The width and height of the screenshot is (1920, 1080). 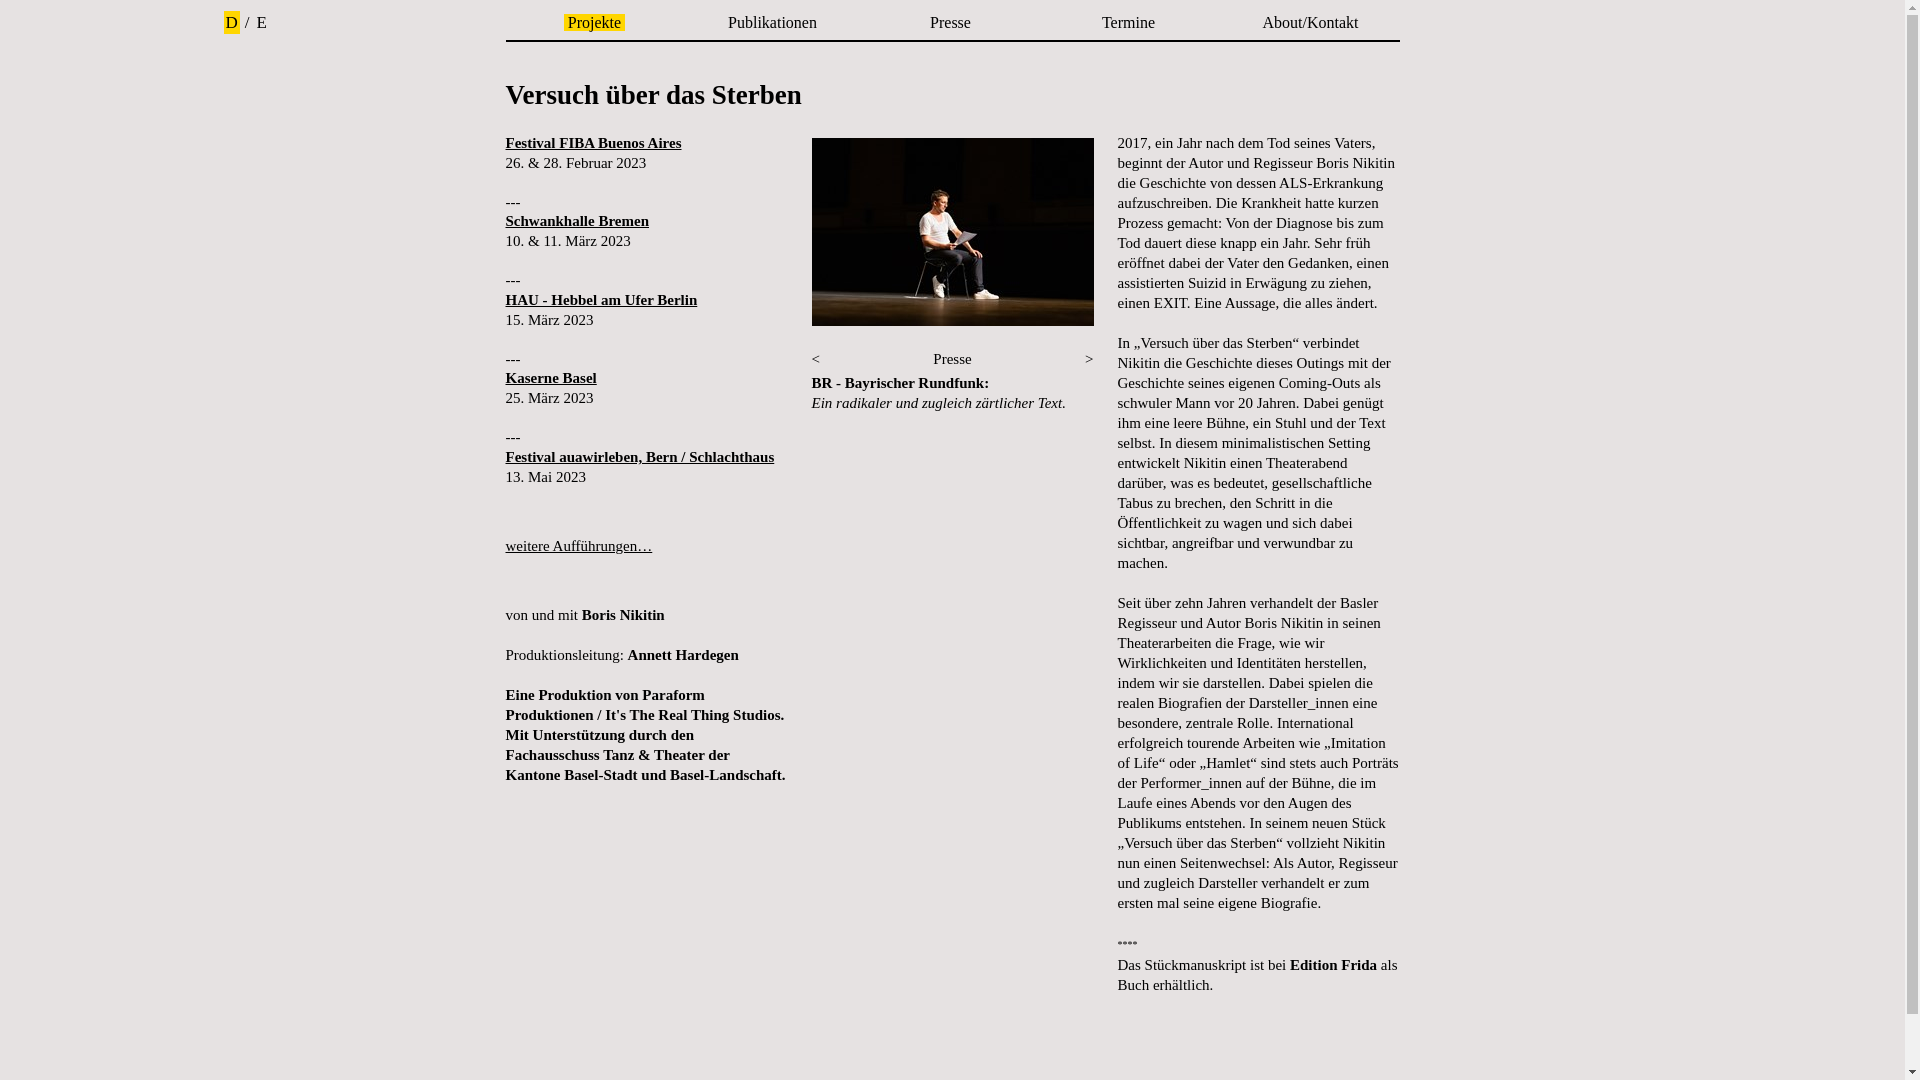 I want to click on 'Edition Frida', so click(x=1333, y=963).